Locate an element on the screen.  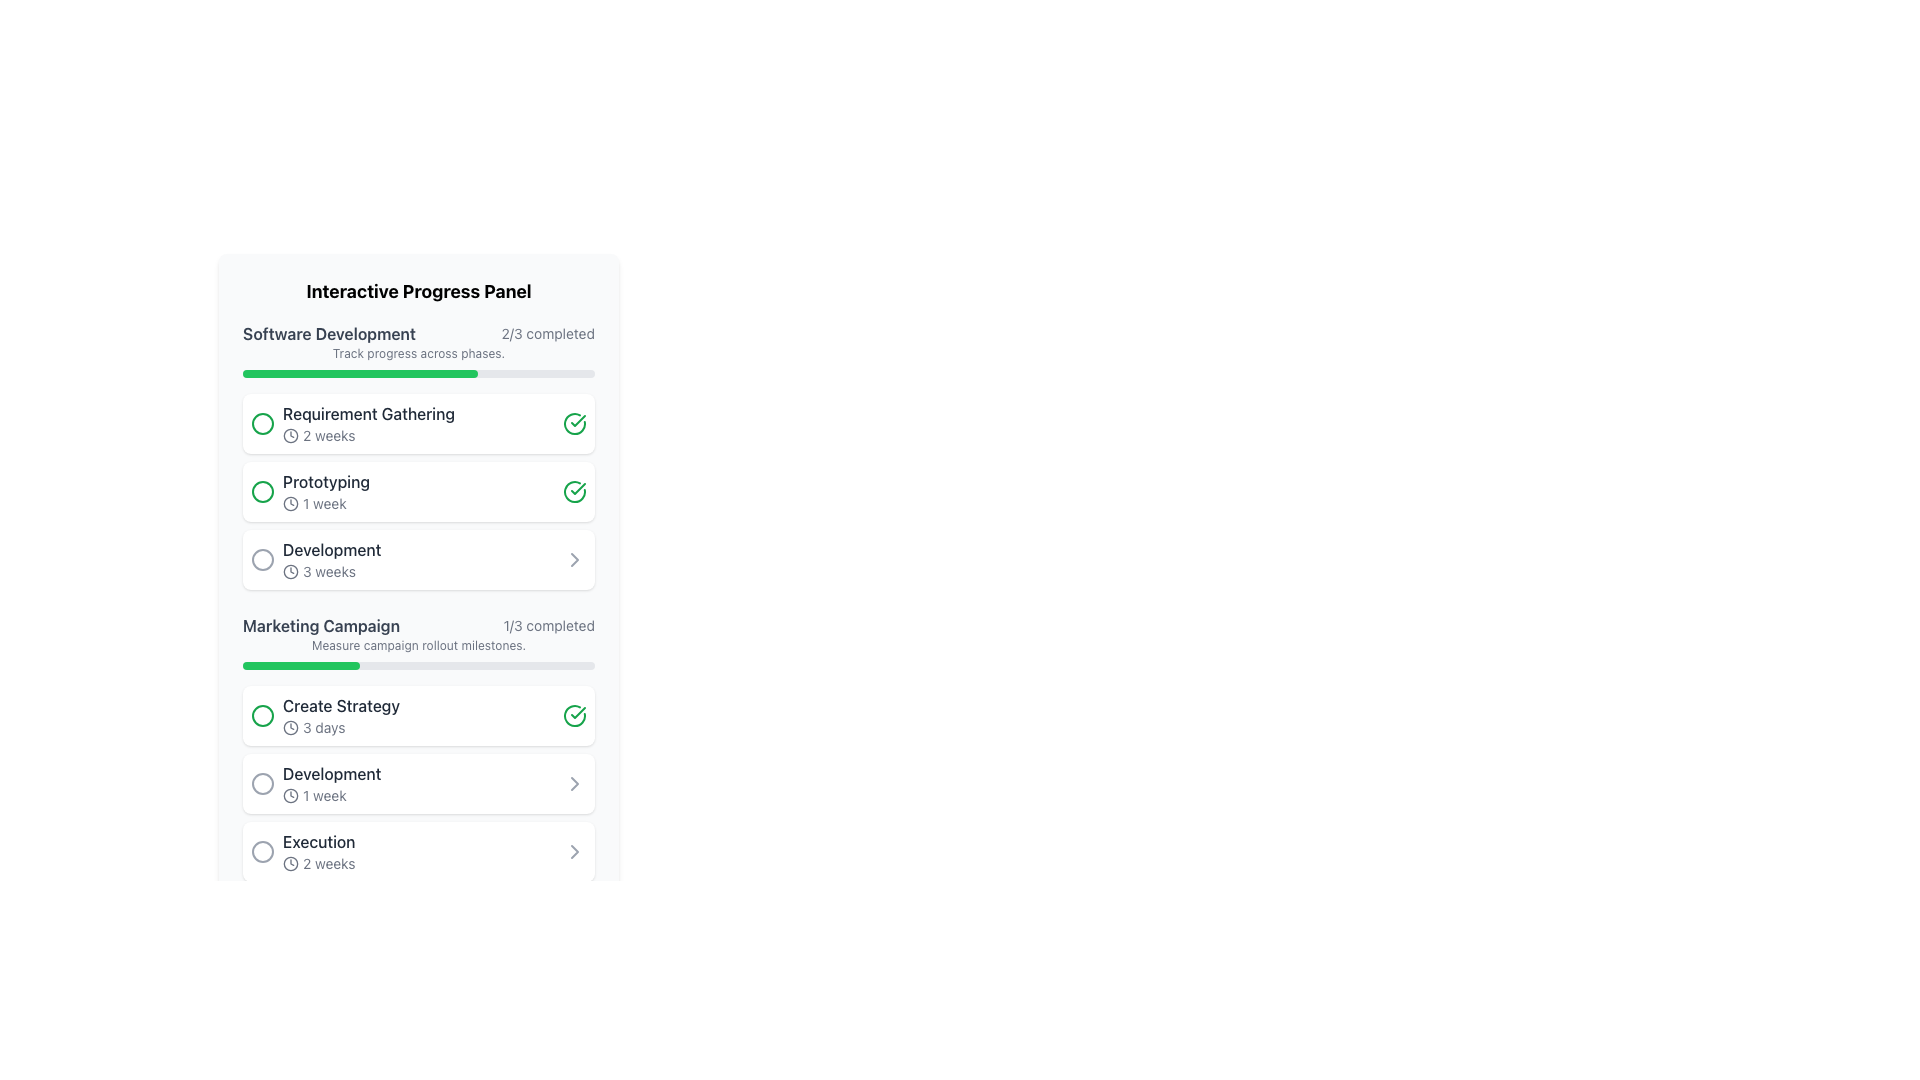
the text label for the 'Requirement Gathering' task located under the 'Software Development' section in the progress tracker panel, which is the first text entry above '2 weeks' and to the right of a circular indicator is located at coordinates (369, 412).